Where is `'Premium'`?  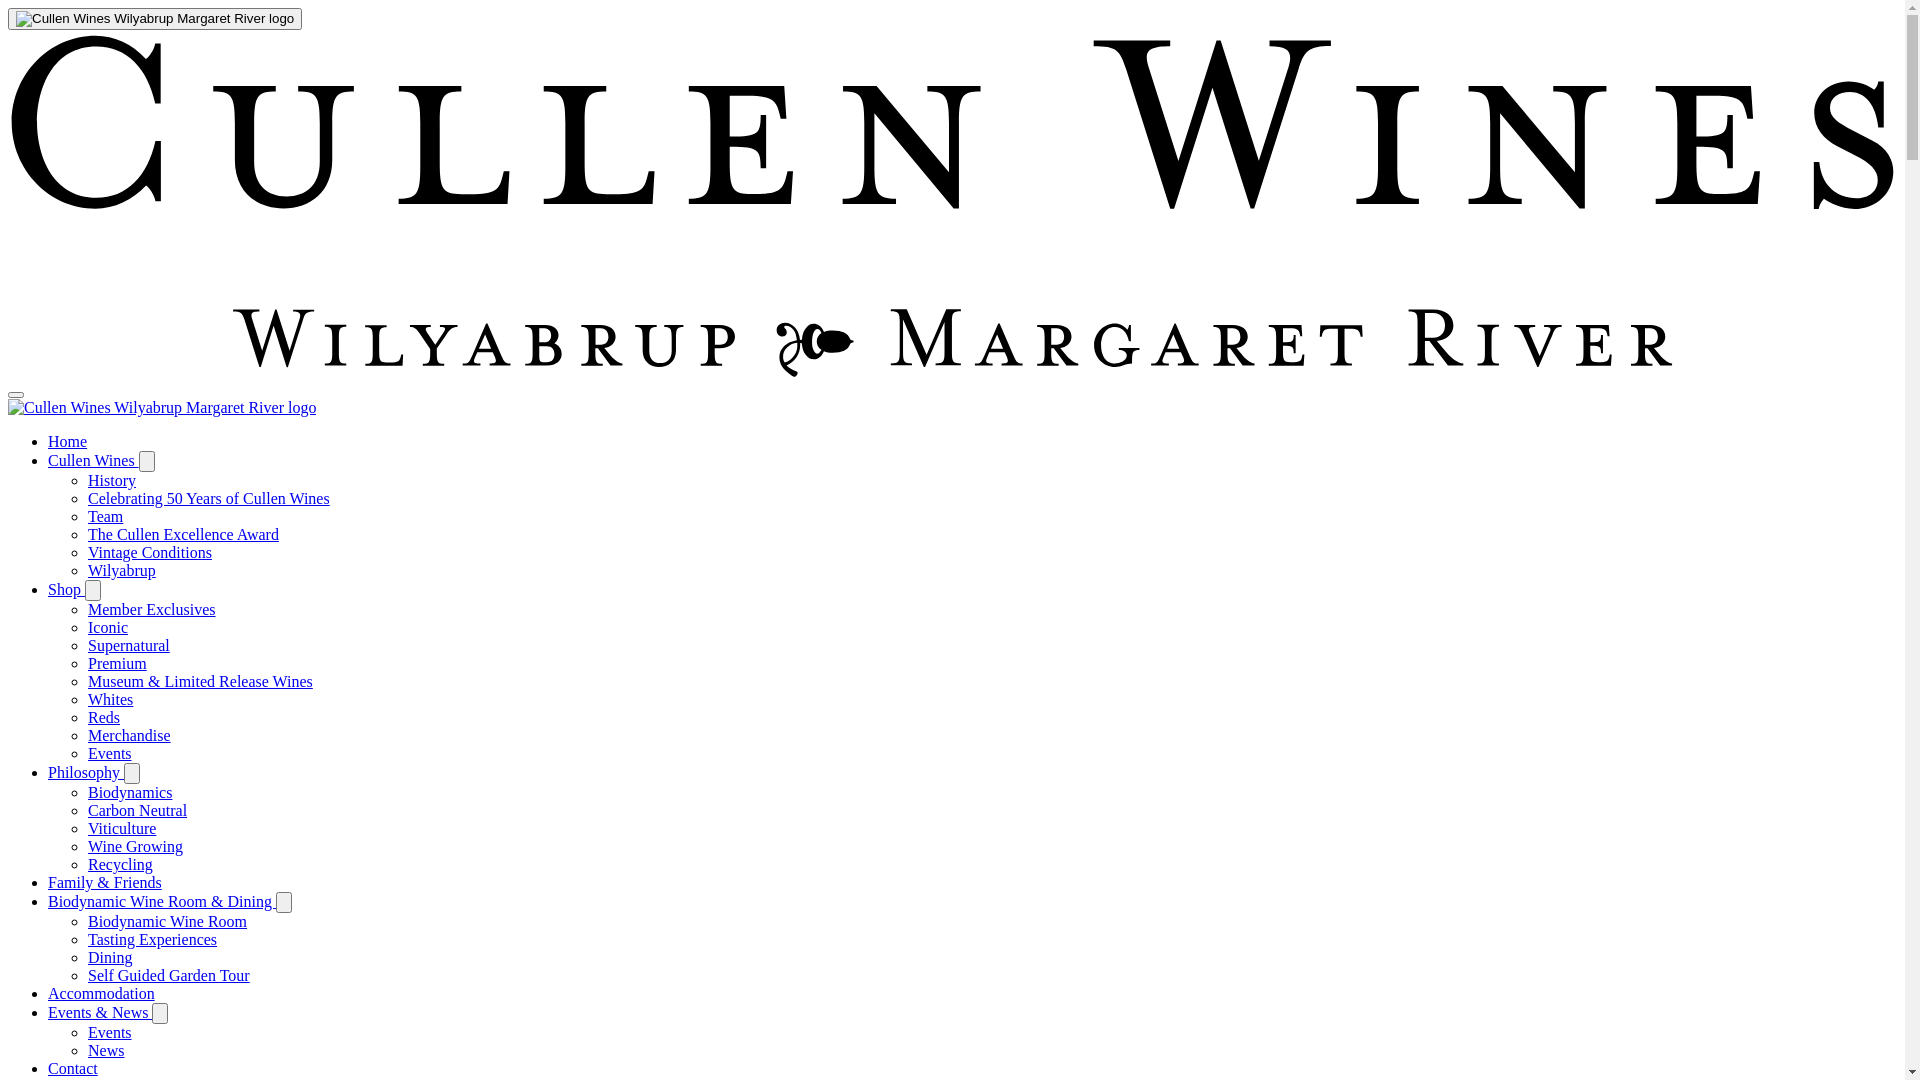
'Premium' is located at coordinates (116, 663).